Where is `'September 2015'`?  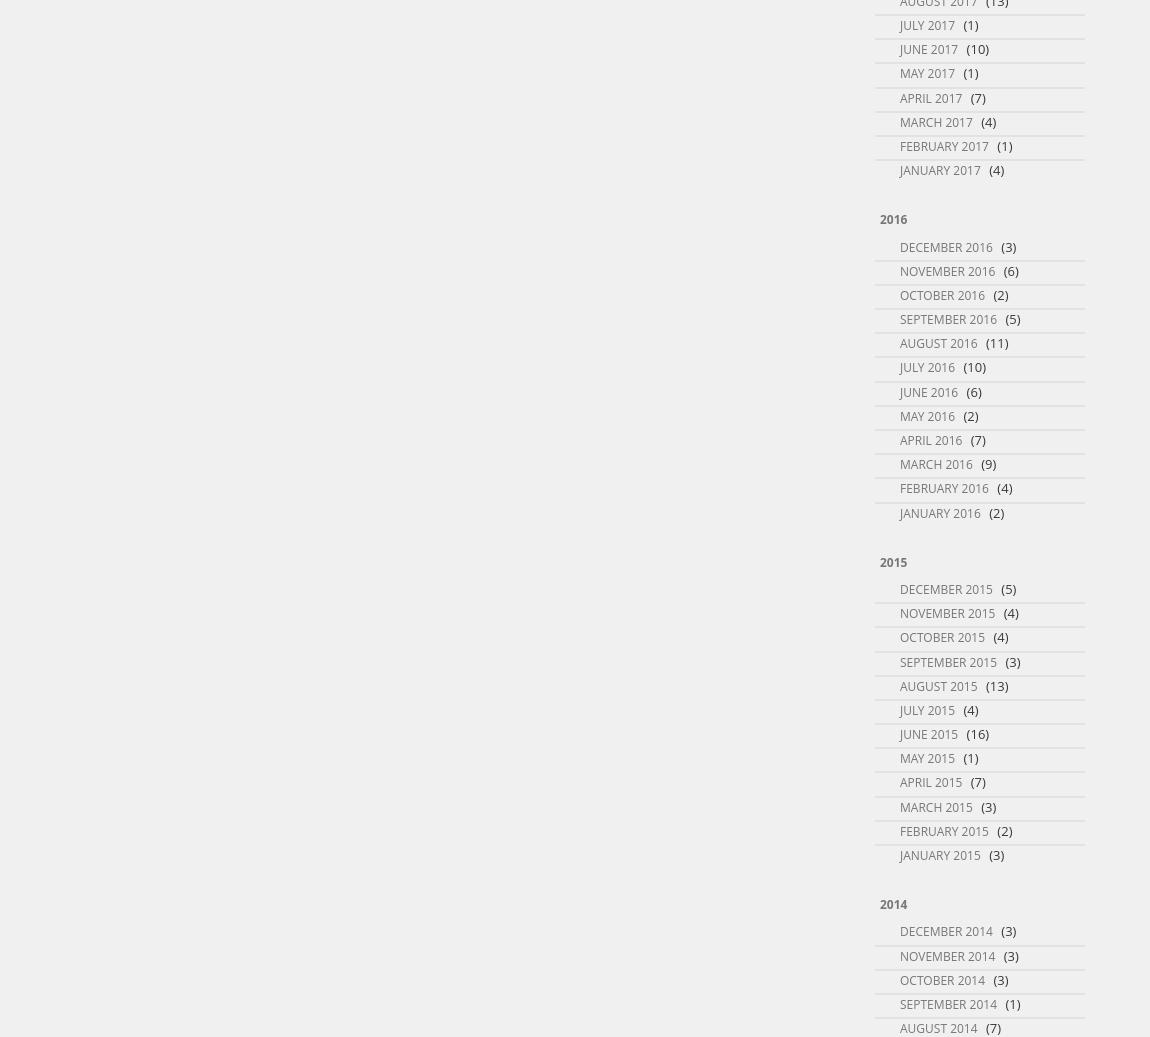 'September 2015' is located at coordinates (948, 661).